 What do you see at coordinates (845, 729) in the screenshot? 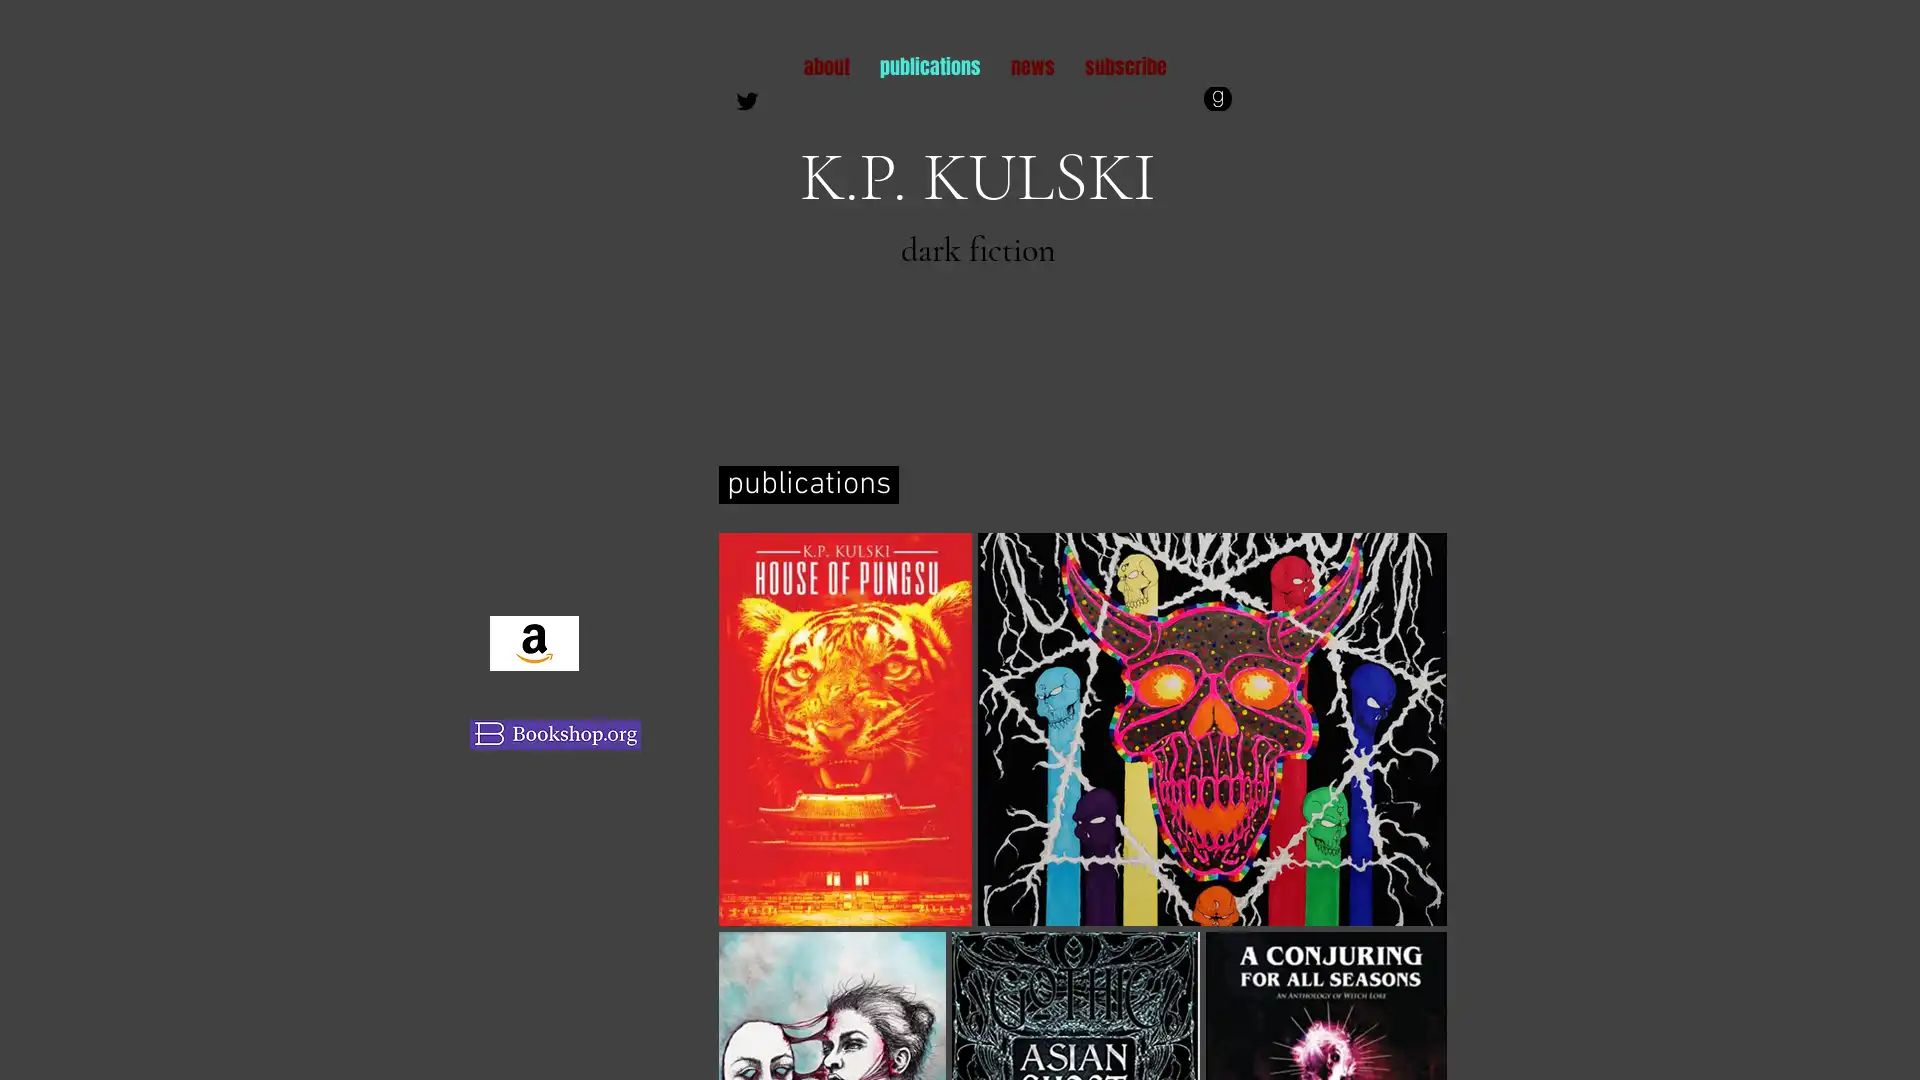
I see `HOUSE OF PUNGSU - (Novella) Coming September 2022!` at bounding box center [845, 729].